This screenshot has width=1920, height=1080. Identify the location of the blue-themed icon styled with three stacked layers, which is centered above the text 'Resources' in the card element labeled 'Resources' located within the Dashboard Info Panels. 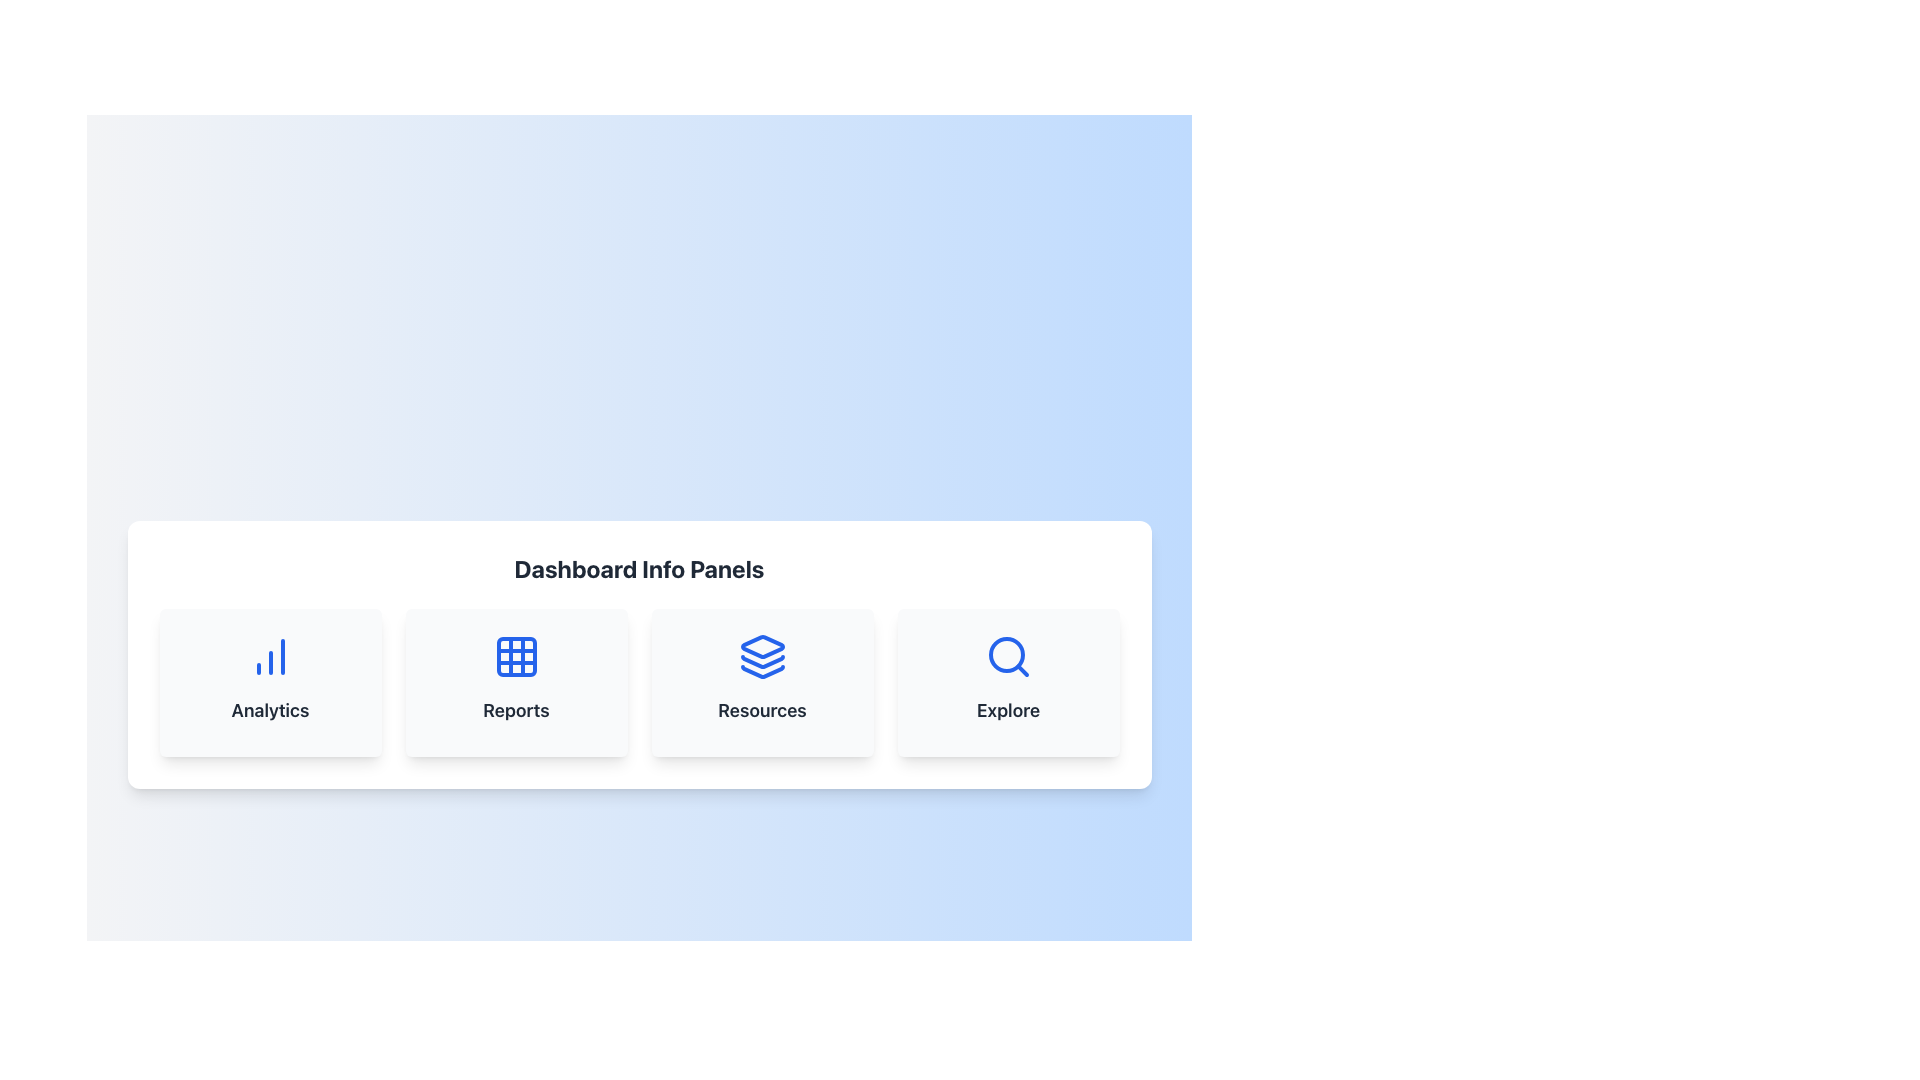
(761, 656).